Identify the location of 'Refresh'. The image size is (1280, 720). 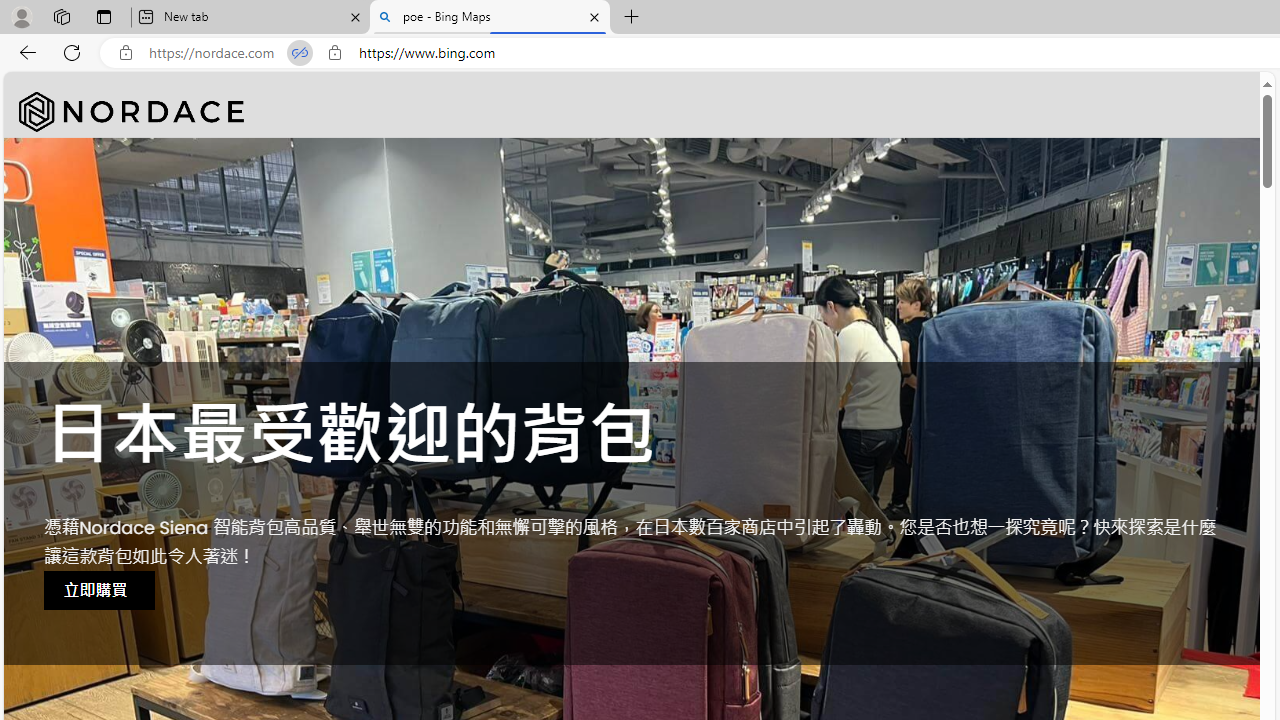
(72, 51).